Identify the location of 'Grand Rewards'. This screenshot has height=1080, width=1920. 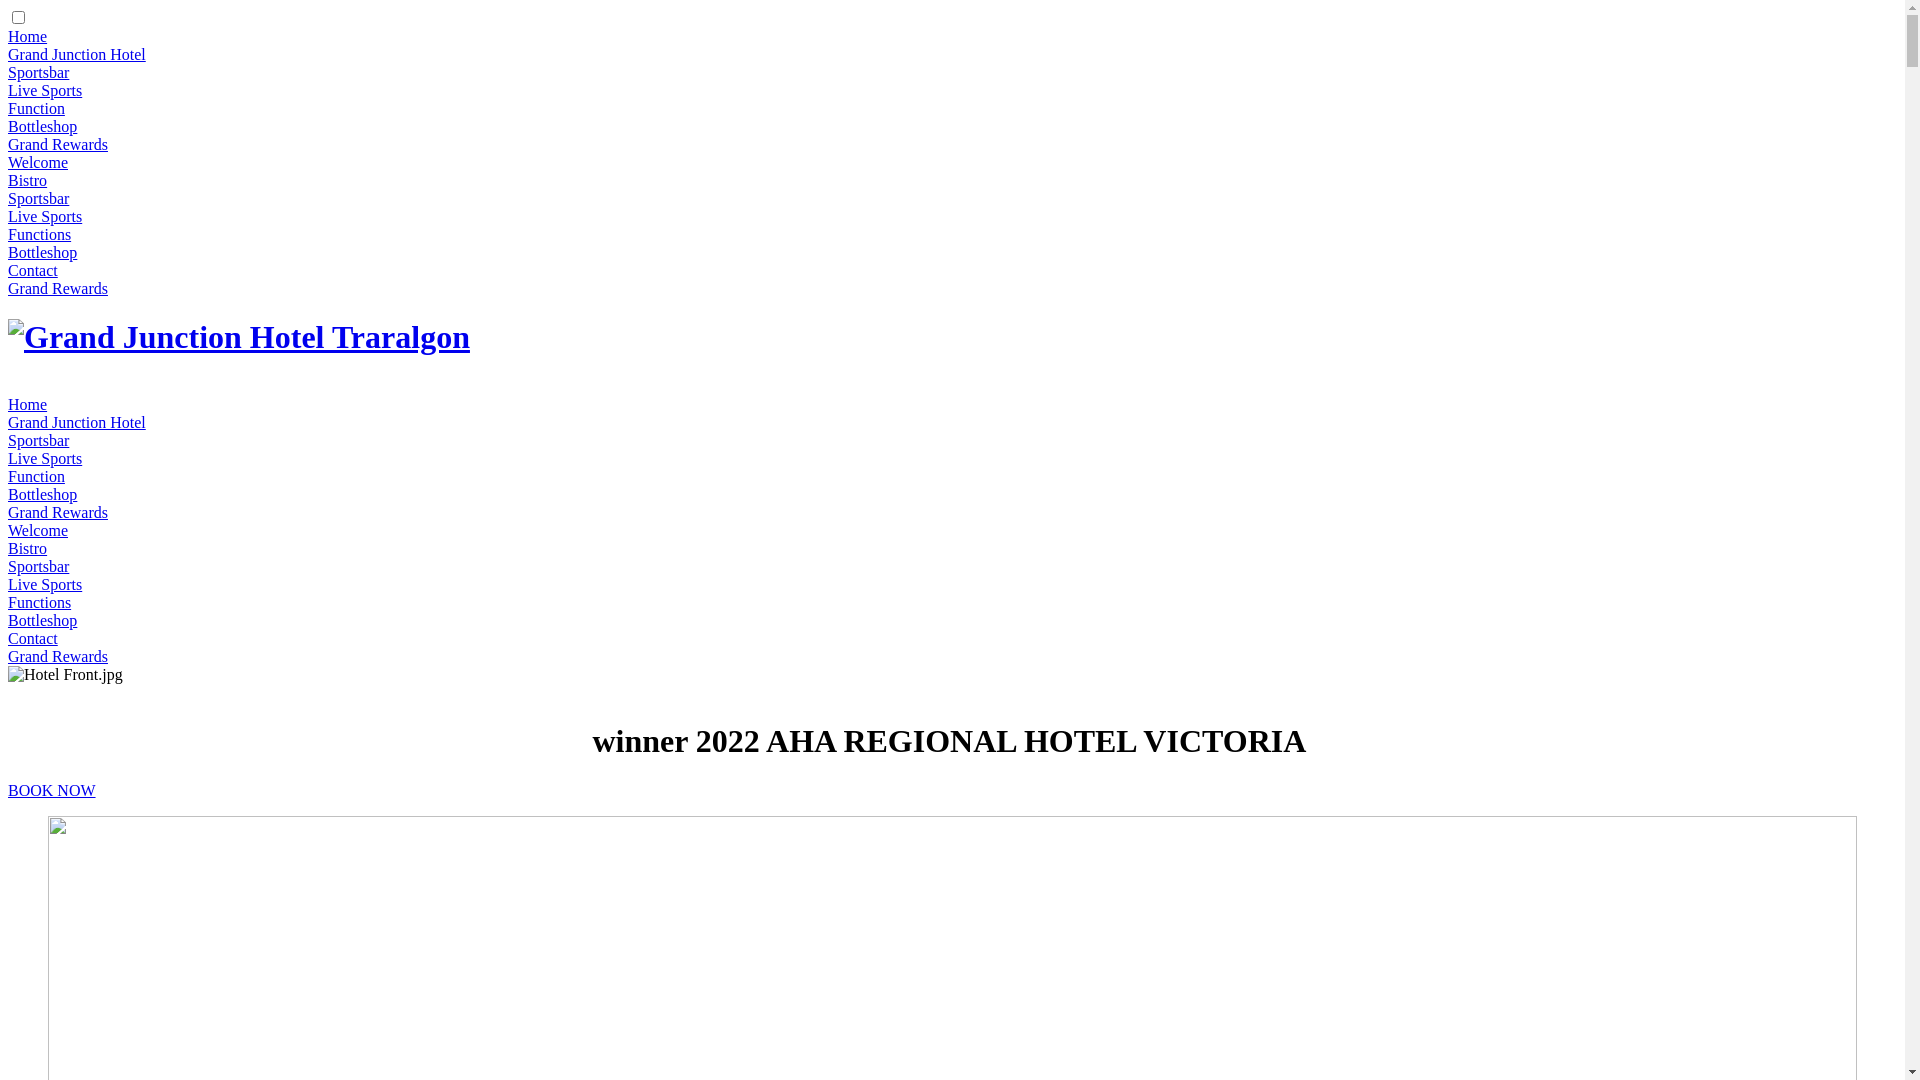
(57, 656).